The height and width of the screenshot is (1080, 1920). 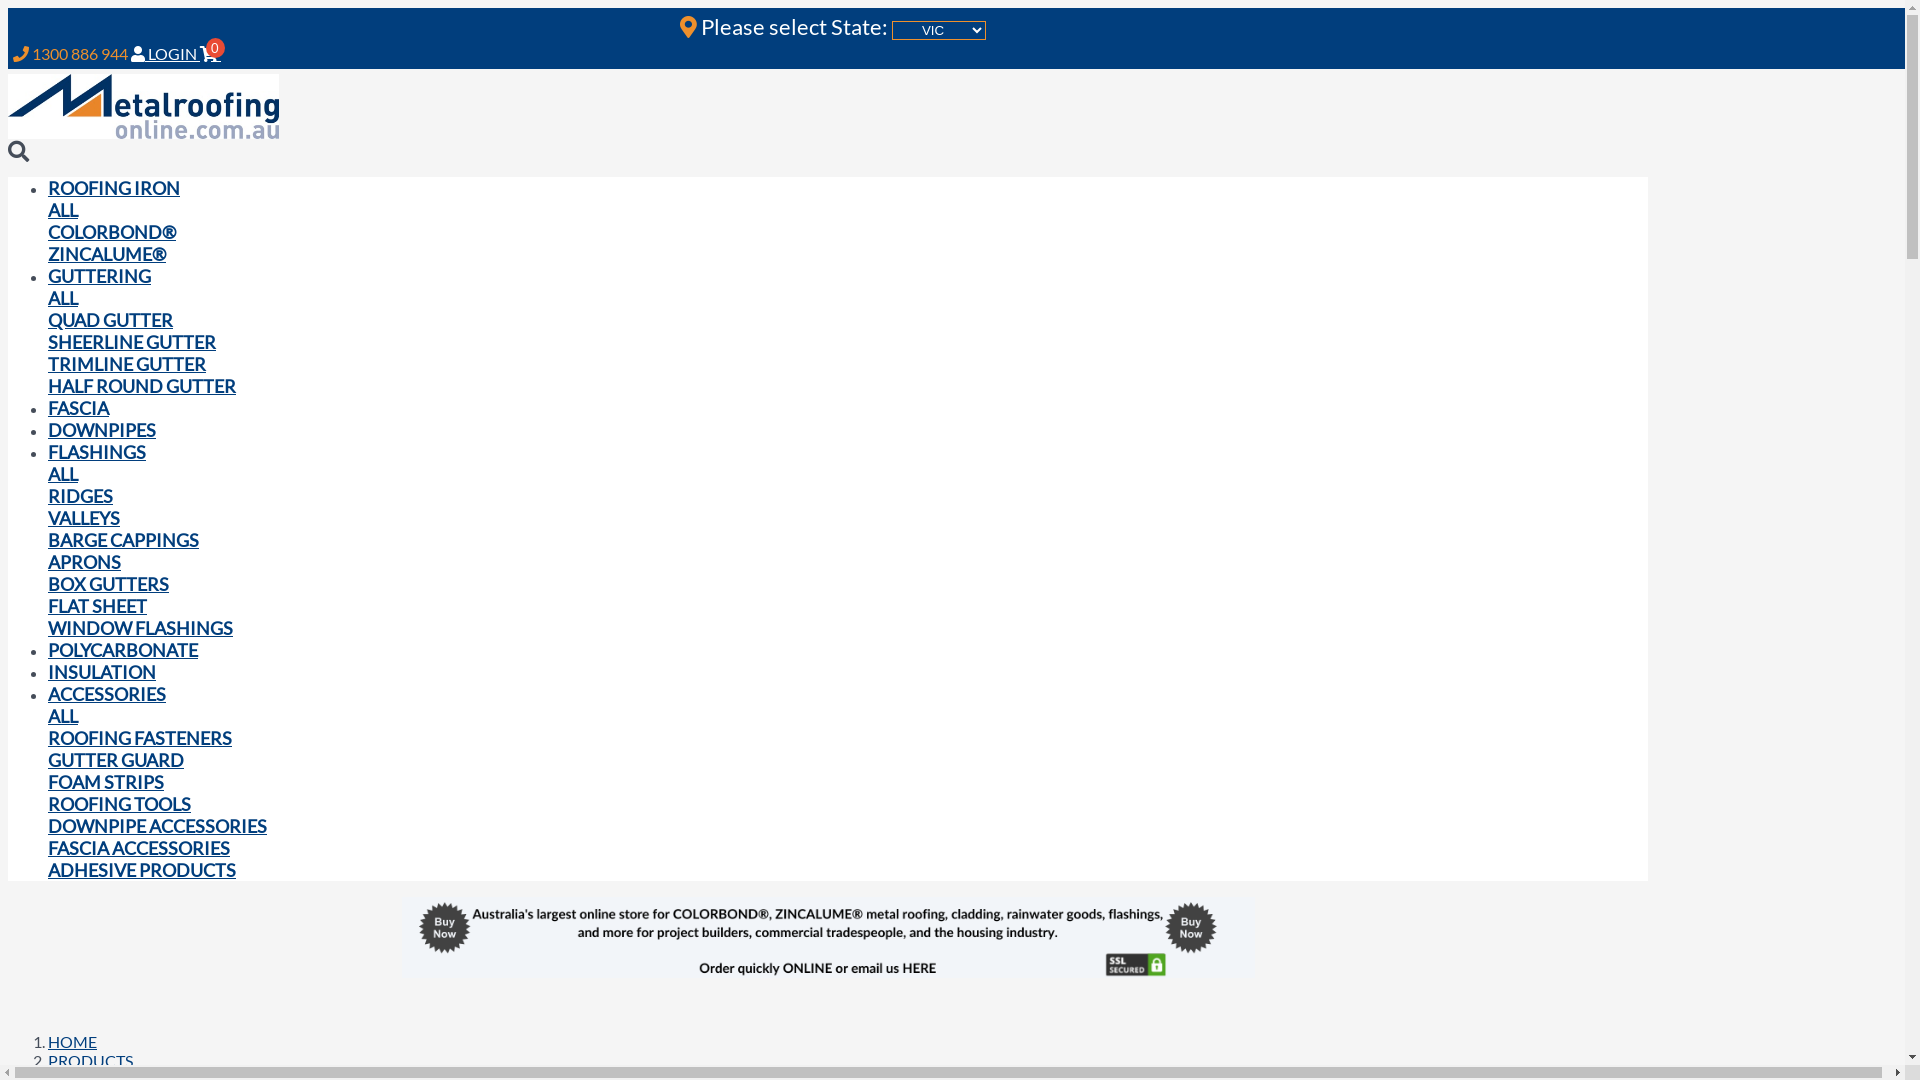 I want to click on 'ROOFING IRON', so click(x=113, y=188).